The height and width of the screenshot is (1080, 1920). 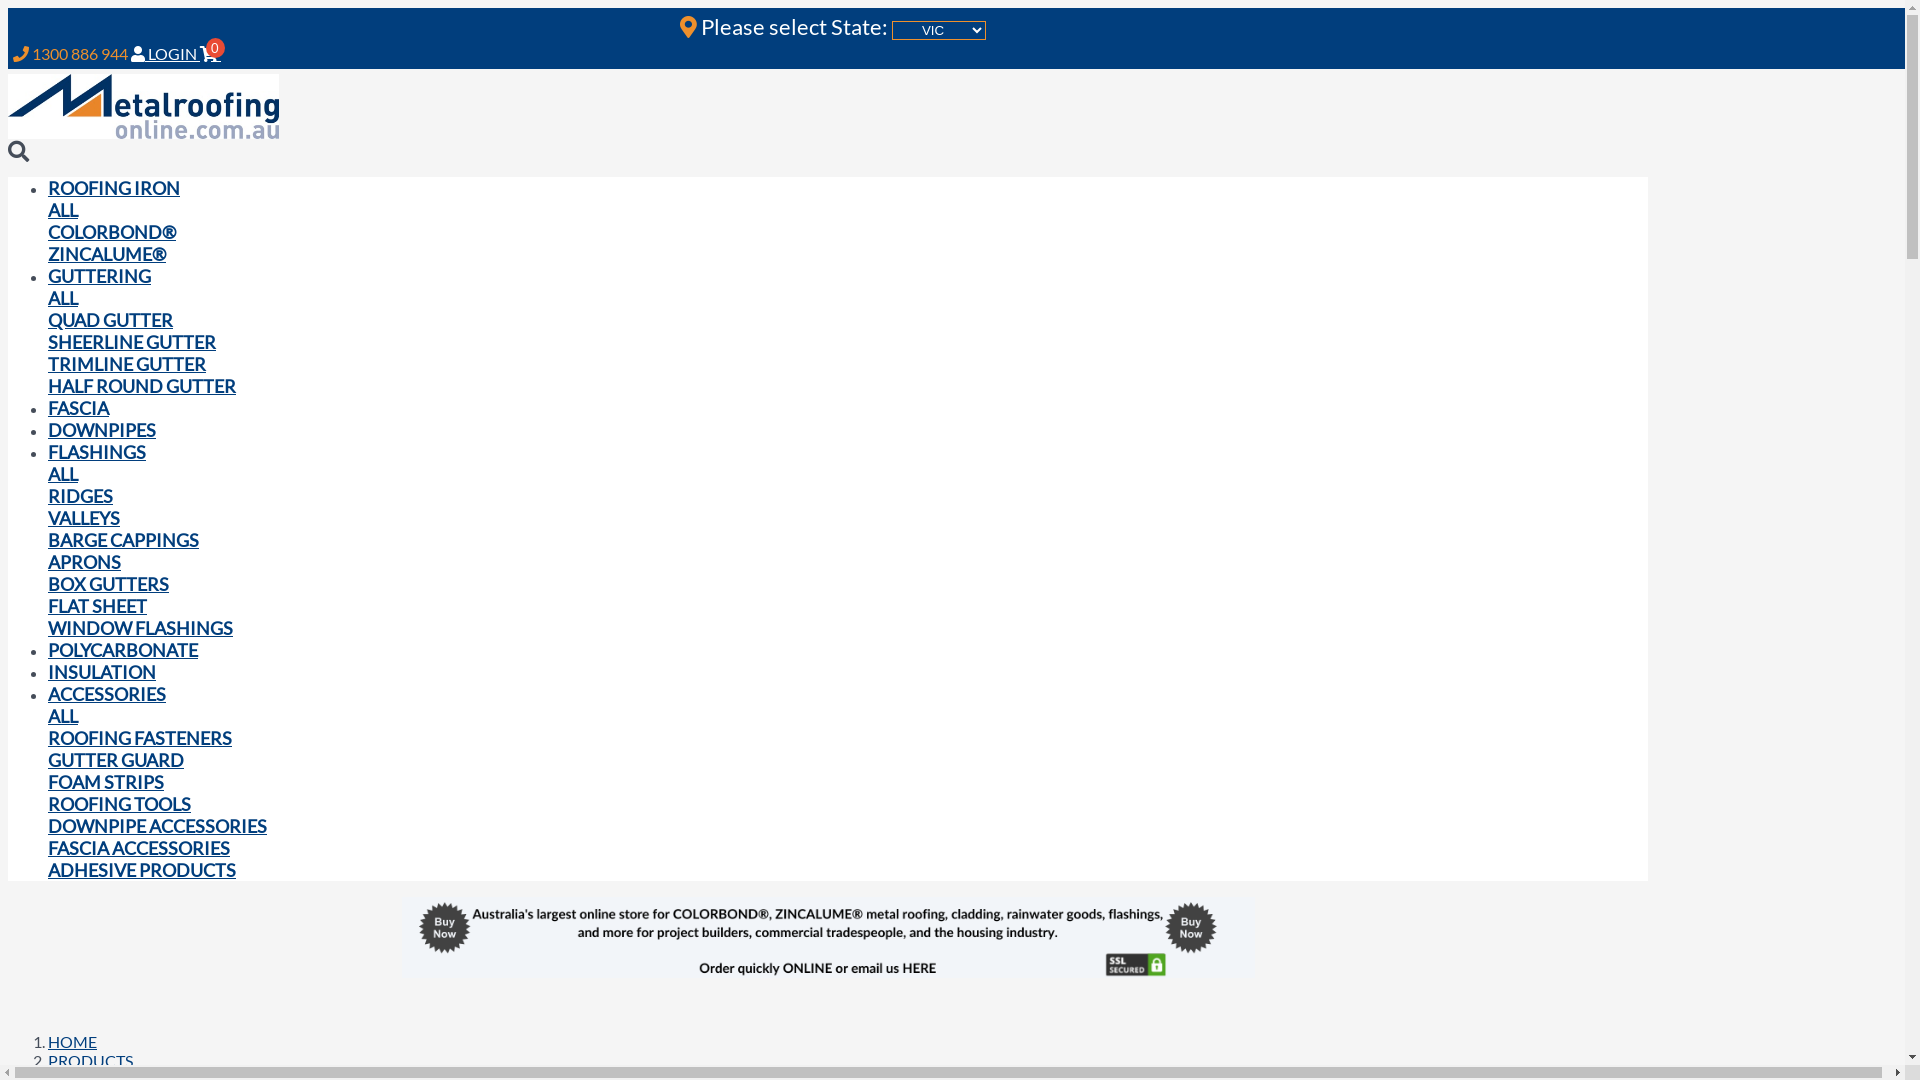 I want to click on 'ROOFING IRON', so click(x=113, y=188).